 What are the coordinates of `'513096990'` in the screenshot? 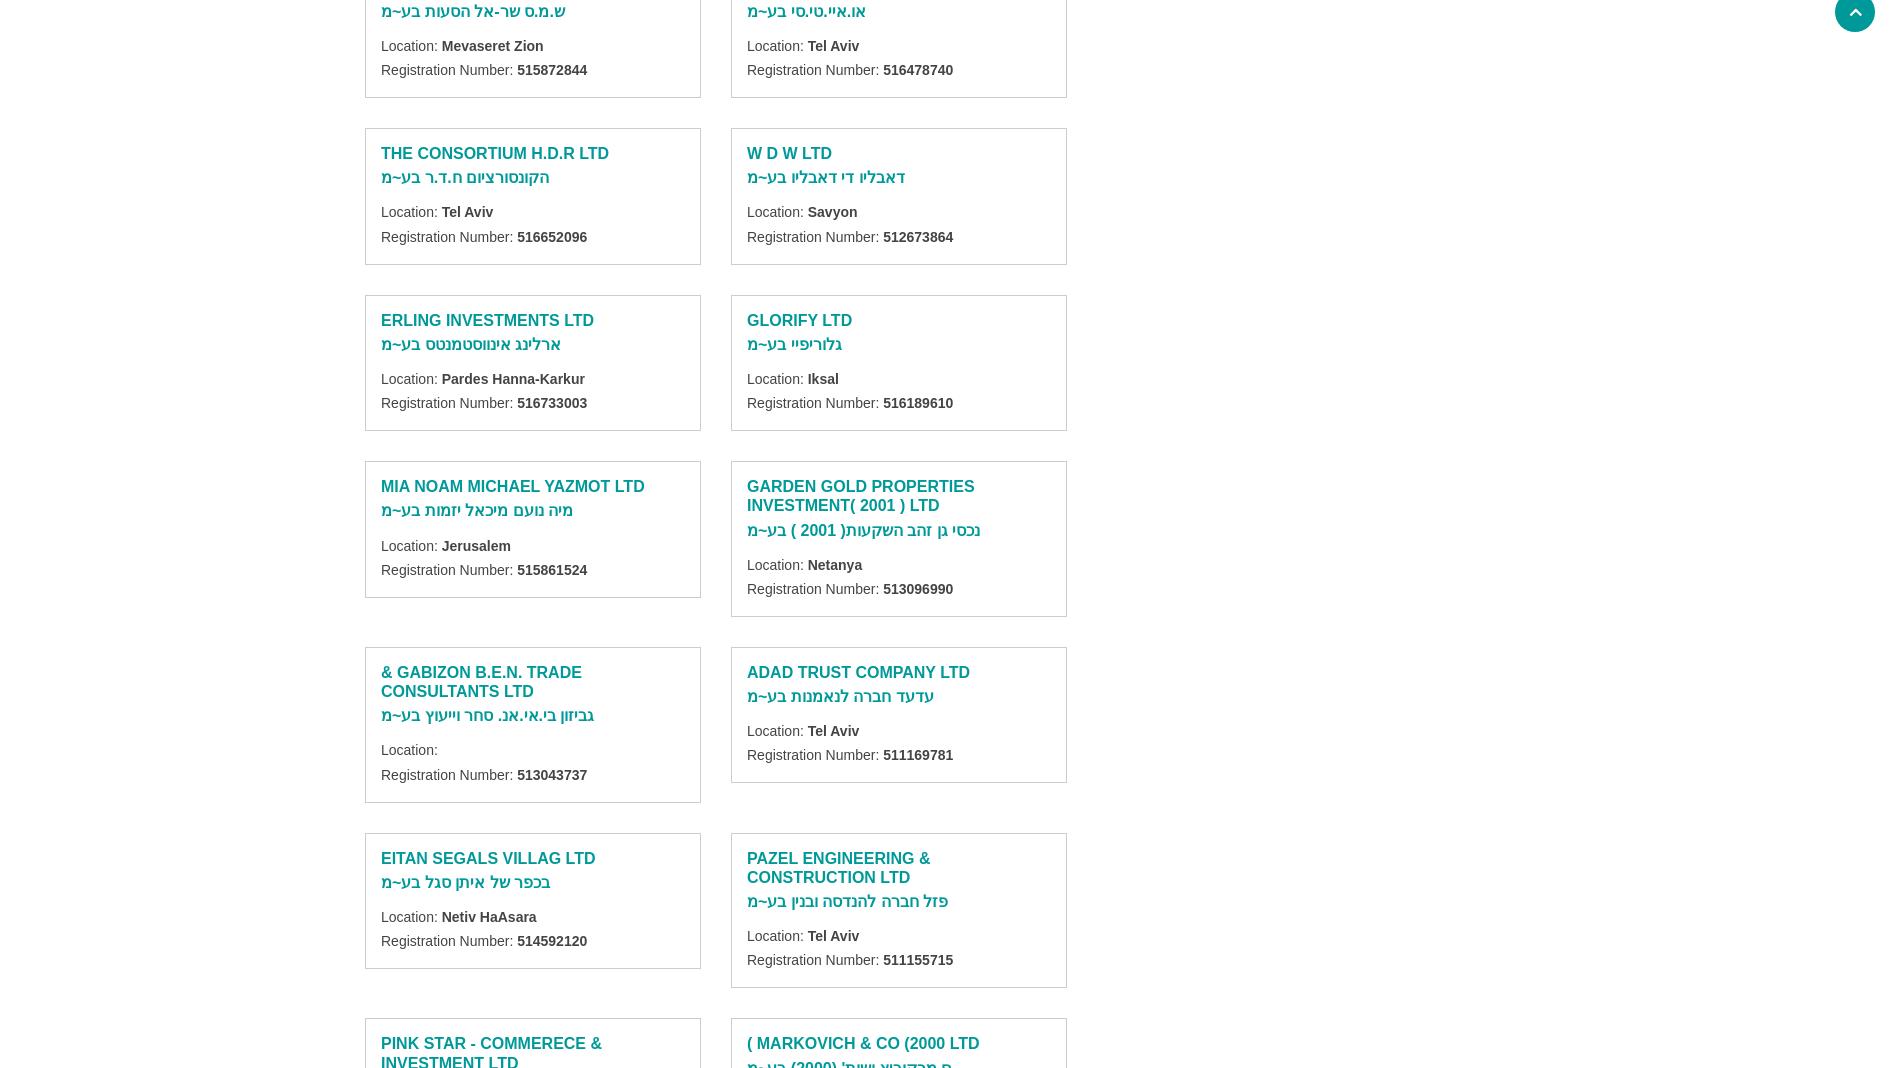 It's located at (917, 587).